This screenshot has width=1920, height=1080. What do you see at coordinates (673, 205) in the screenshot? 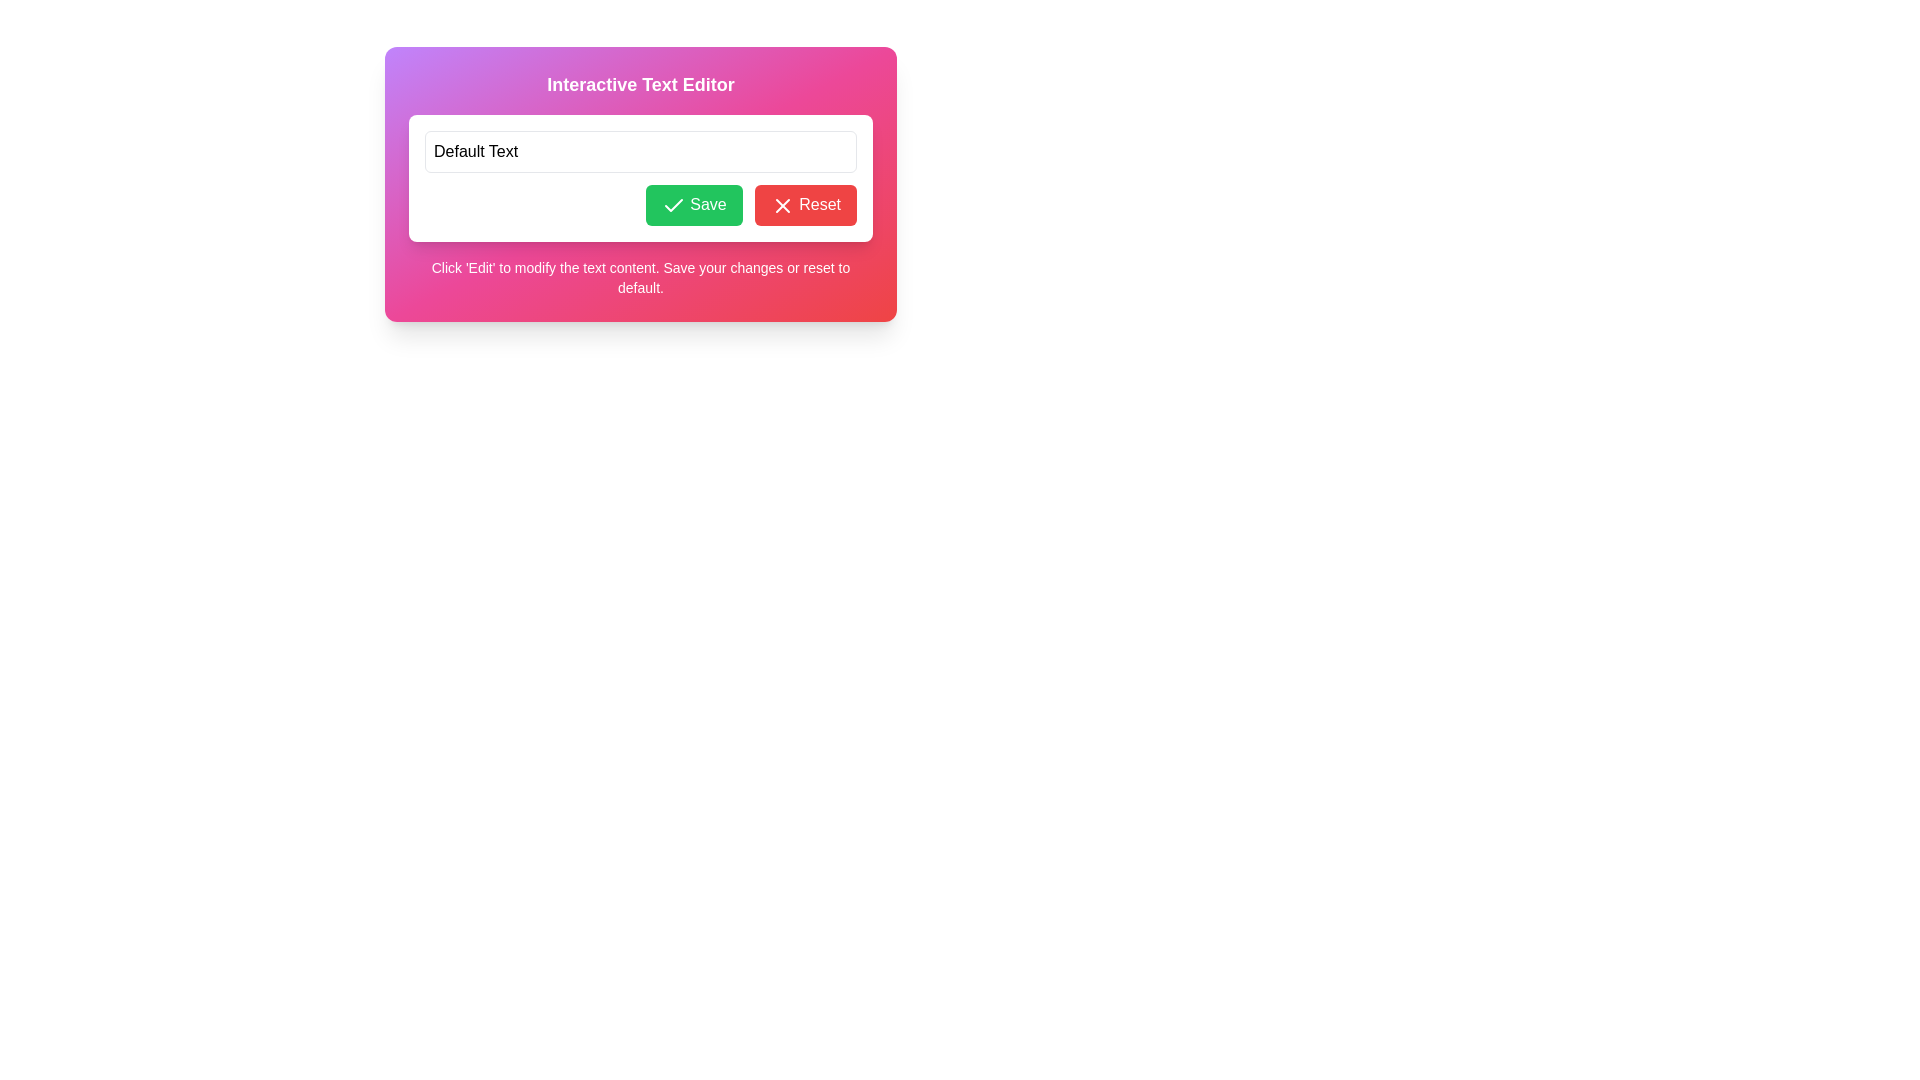
I see `the green check mark icon within the 'Save' button` at bounding box center [673, 205].